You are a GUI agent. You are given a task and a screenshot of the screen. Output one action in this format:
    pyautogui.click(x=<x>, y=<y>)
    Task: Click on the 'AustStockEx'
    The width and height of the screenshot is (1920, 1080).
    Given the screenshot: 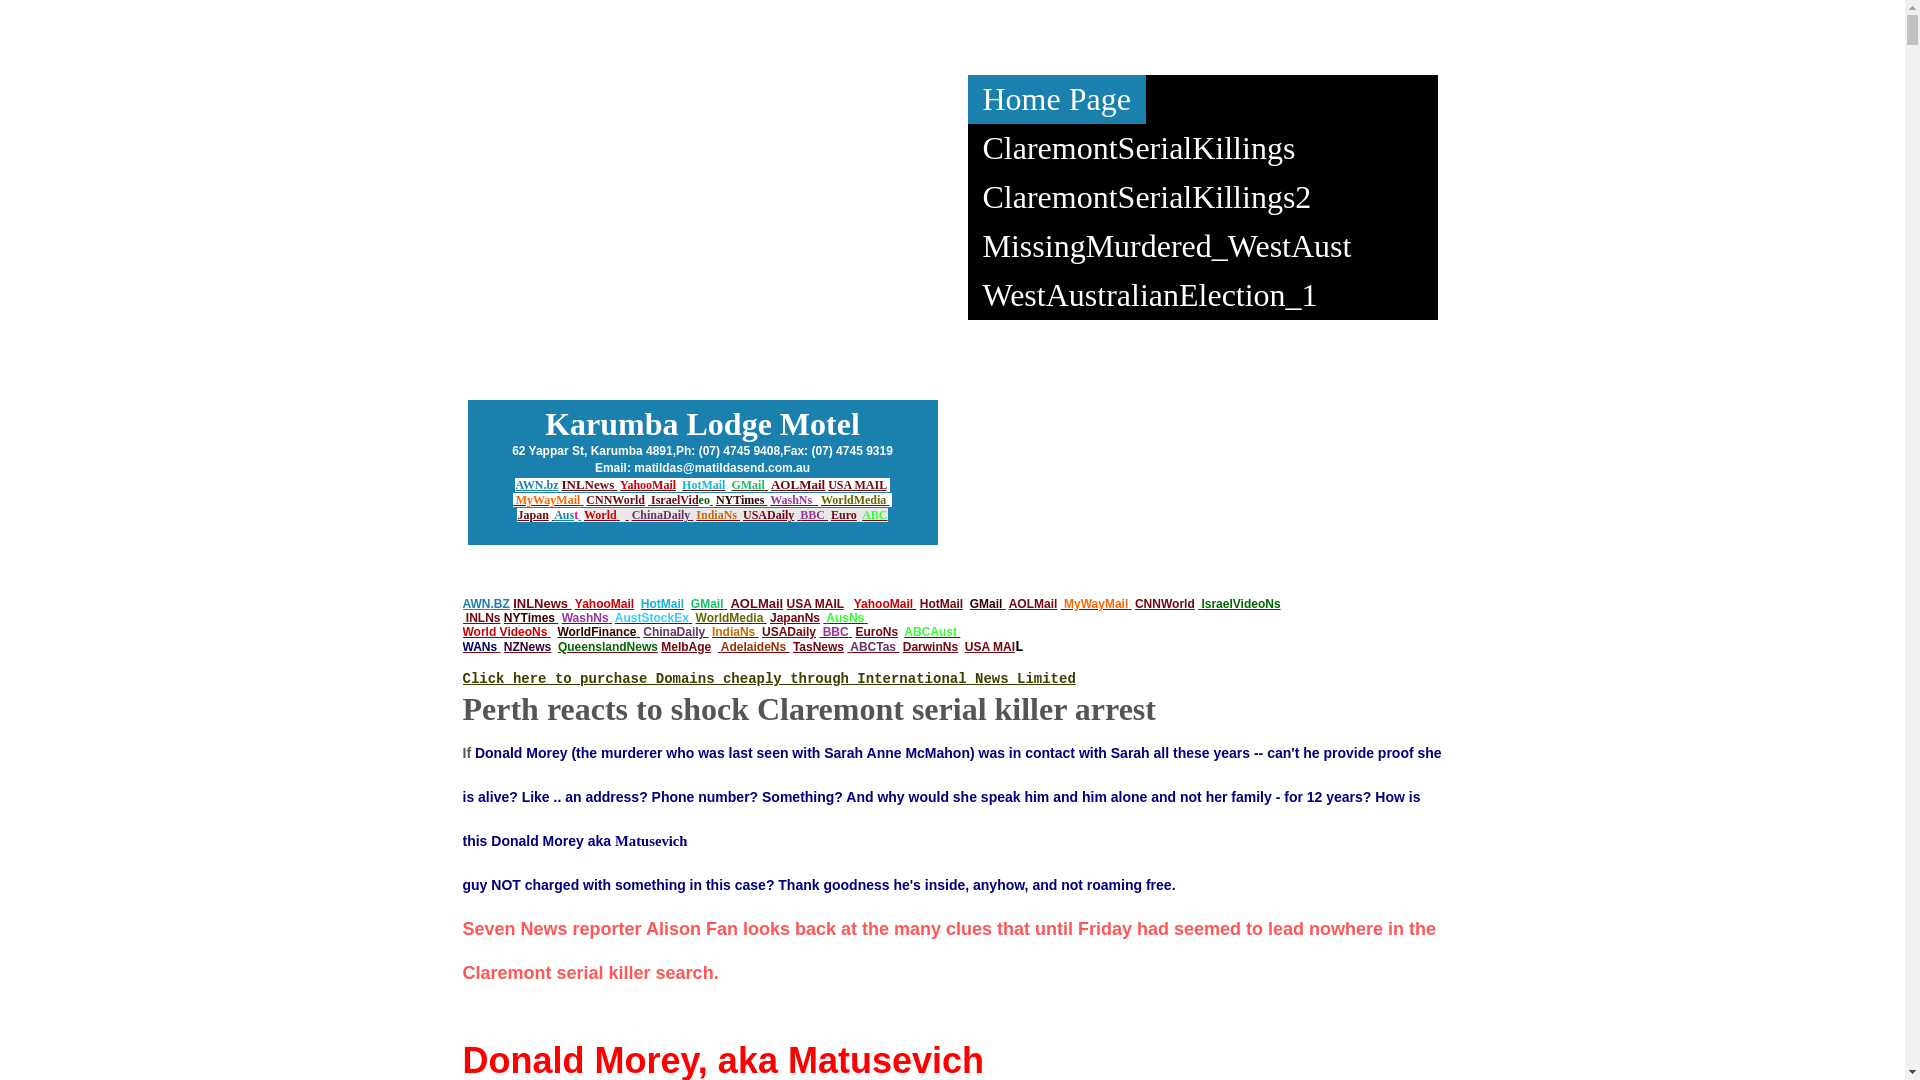 What is the action you would take?
    pyautogui.click(x=613, y=616)
    